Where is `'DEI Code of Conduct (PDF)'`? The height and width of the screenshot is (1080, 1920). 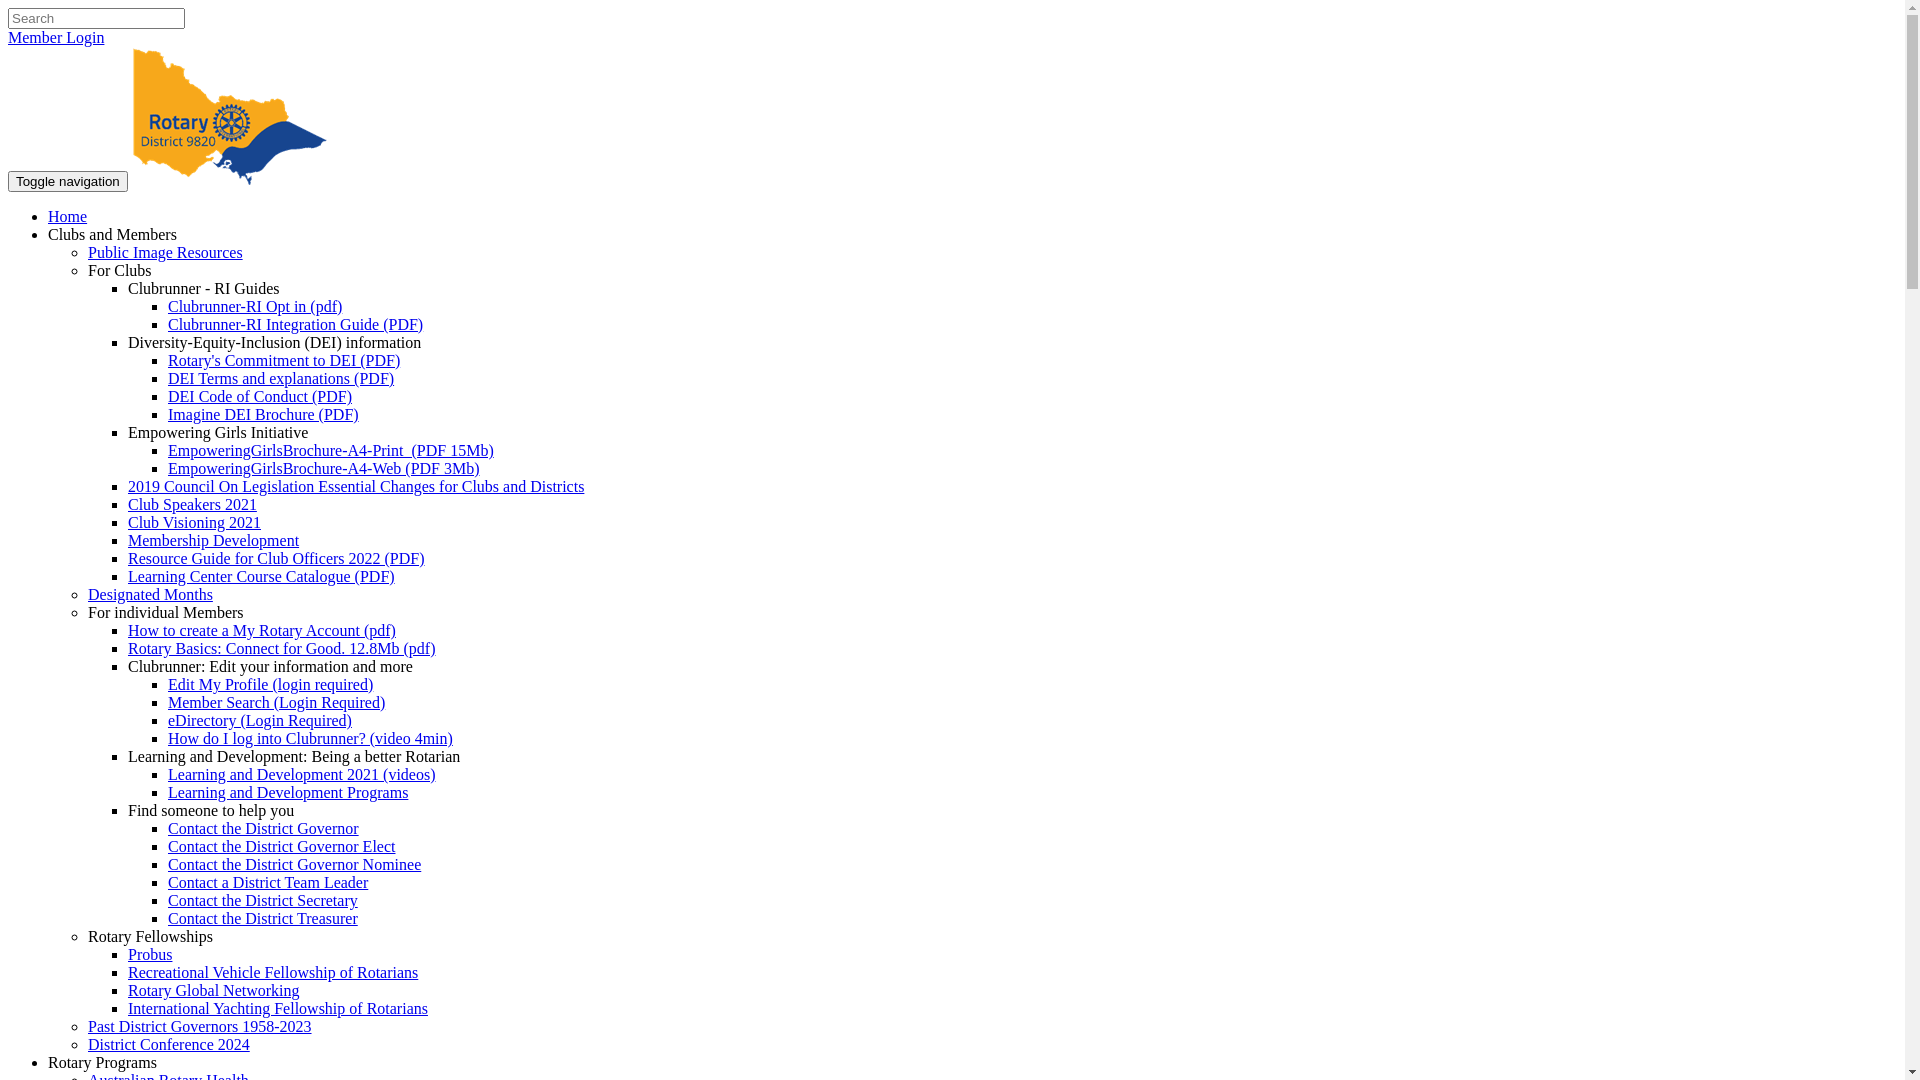 'DEI Code of Conduct (PDF)' is located at coordinates (258, 396).